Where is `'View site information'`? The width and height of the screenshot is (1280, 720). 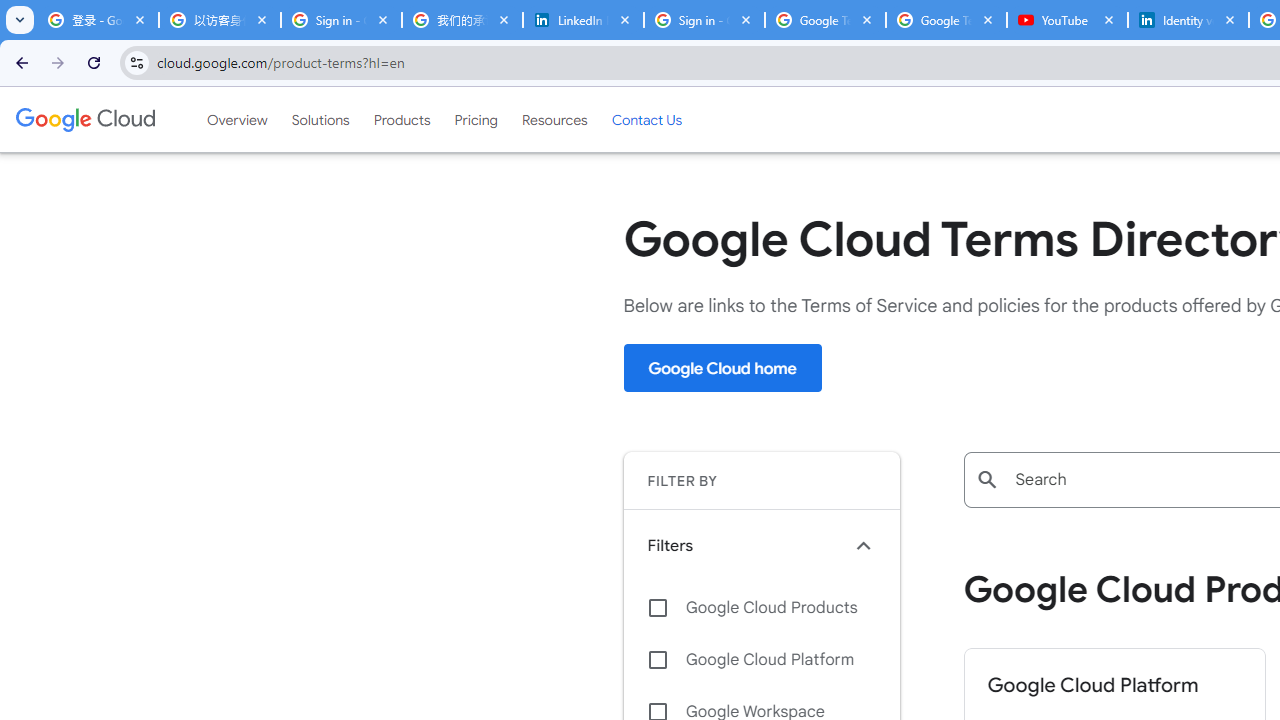
'View site information' is located at coordinates (135, 61).